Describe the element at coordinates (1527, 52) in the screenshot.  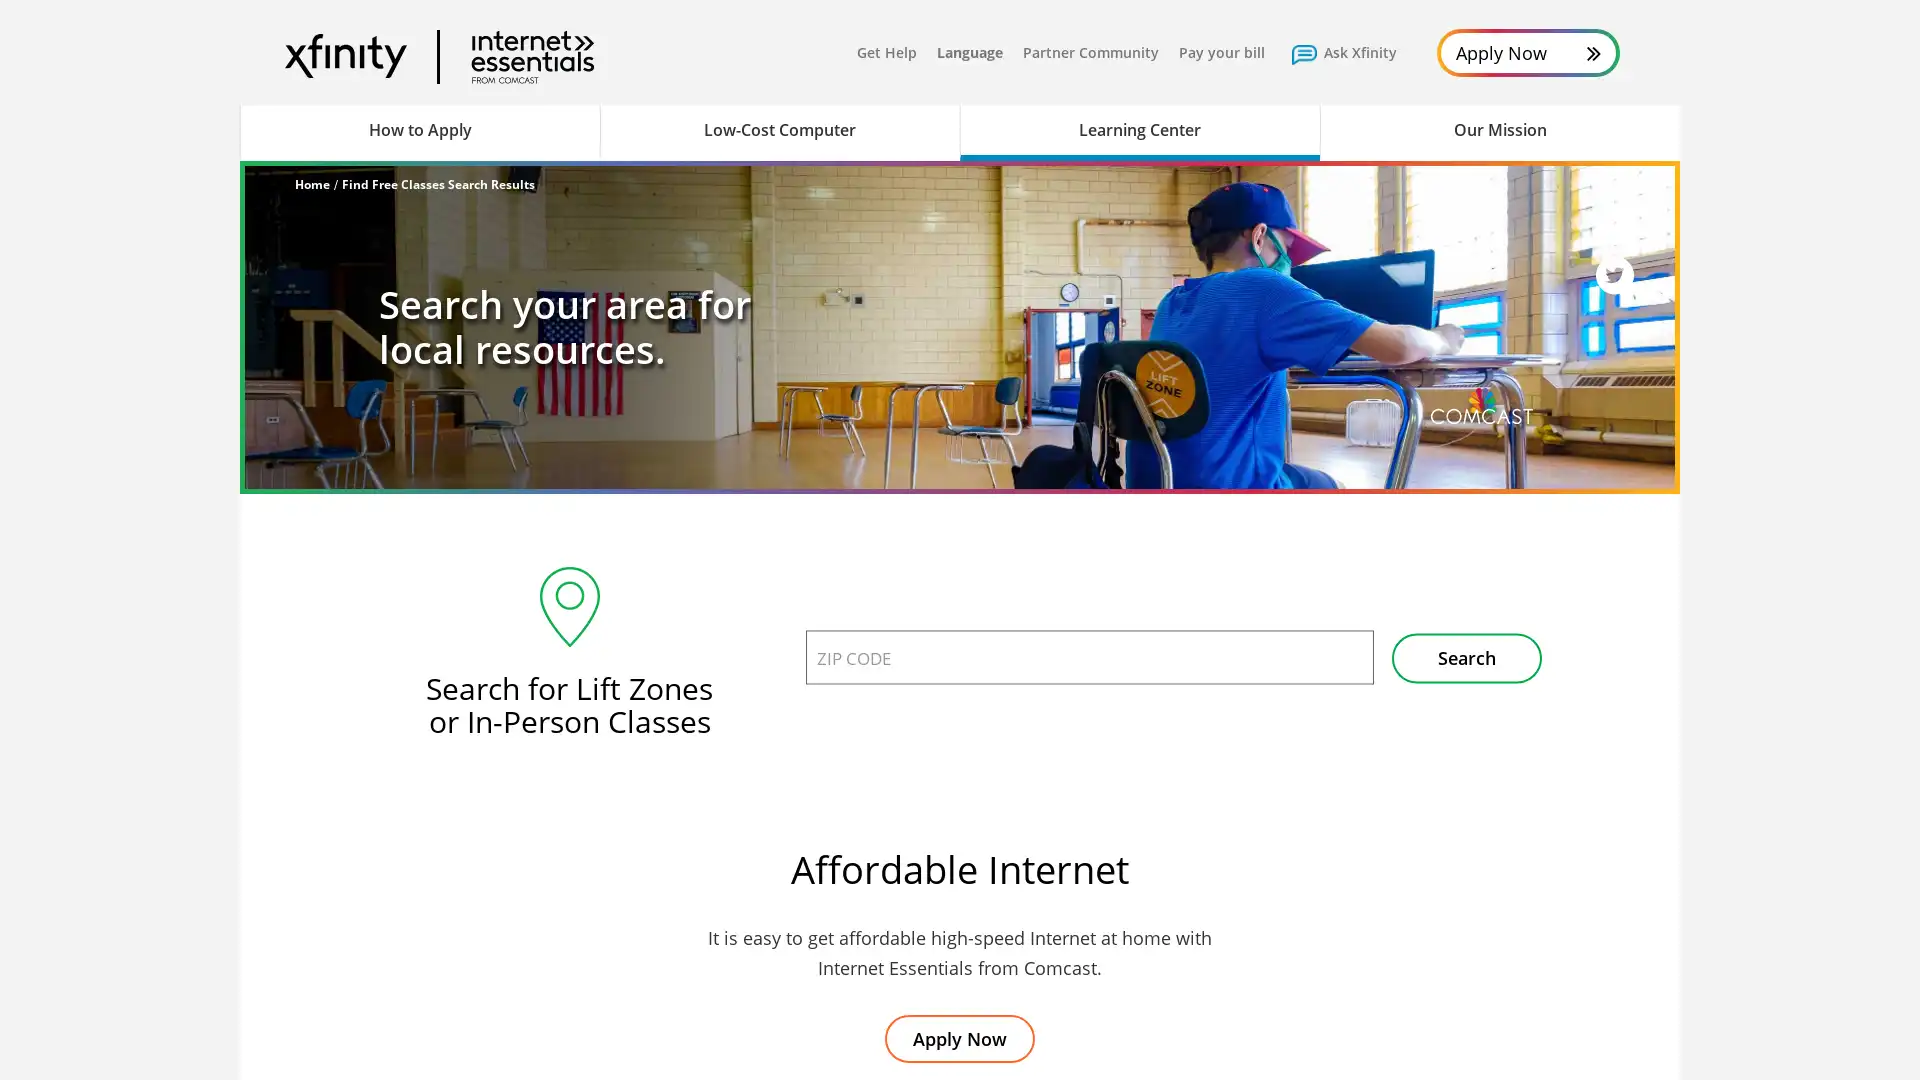
I see `Apply Now` at that location.